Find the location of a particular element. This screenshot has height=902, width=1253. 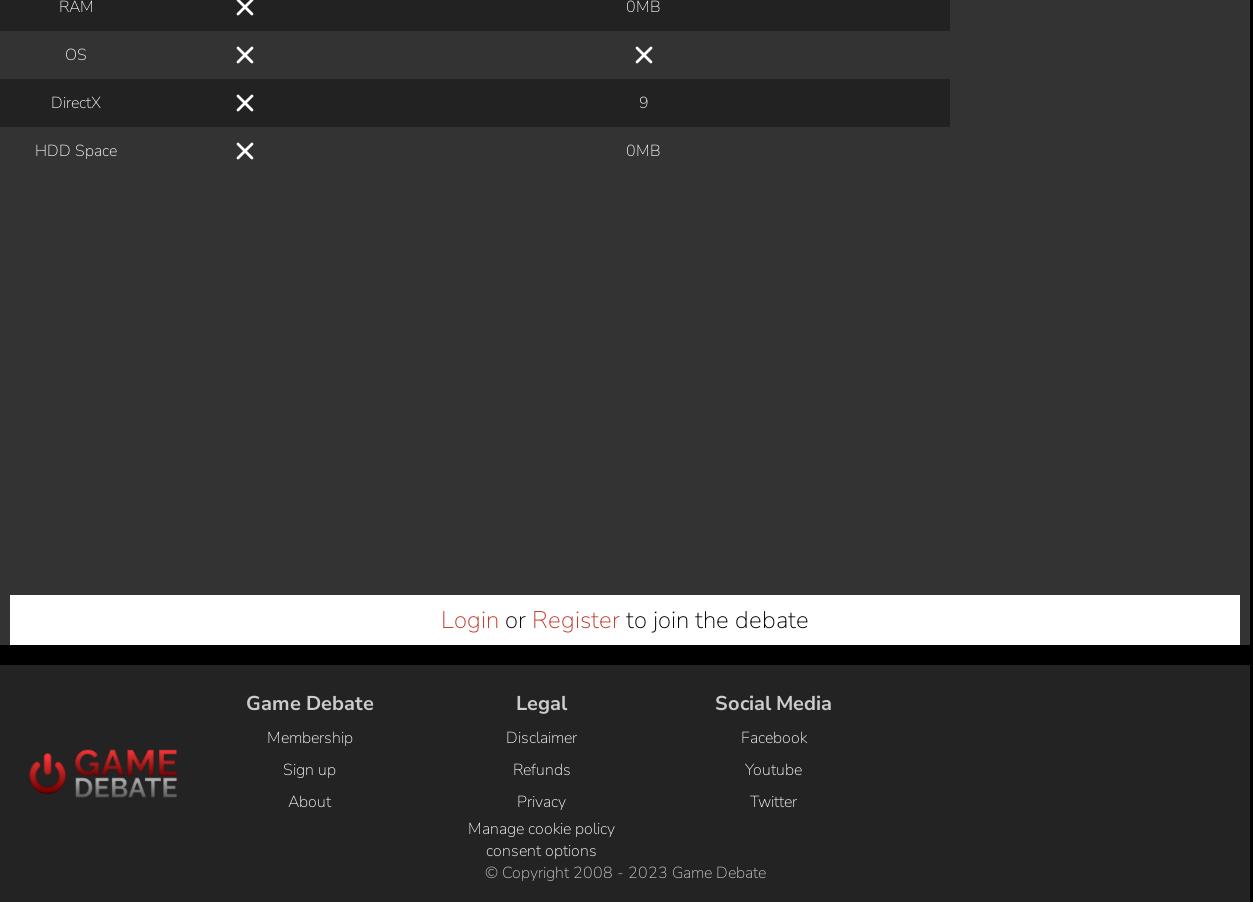

'Manage cookie policy consent options' is located at coordinates (541, 148).